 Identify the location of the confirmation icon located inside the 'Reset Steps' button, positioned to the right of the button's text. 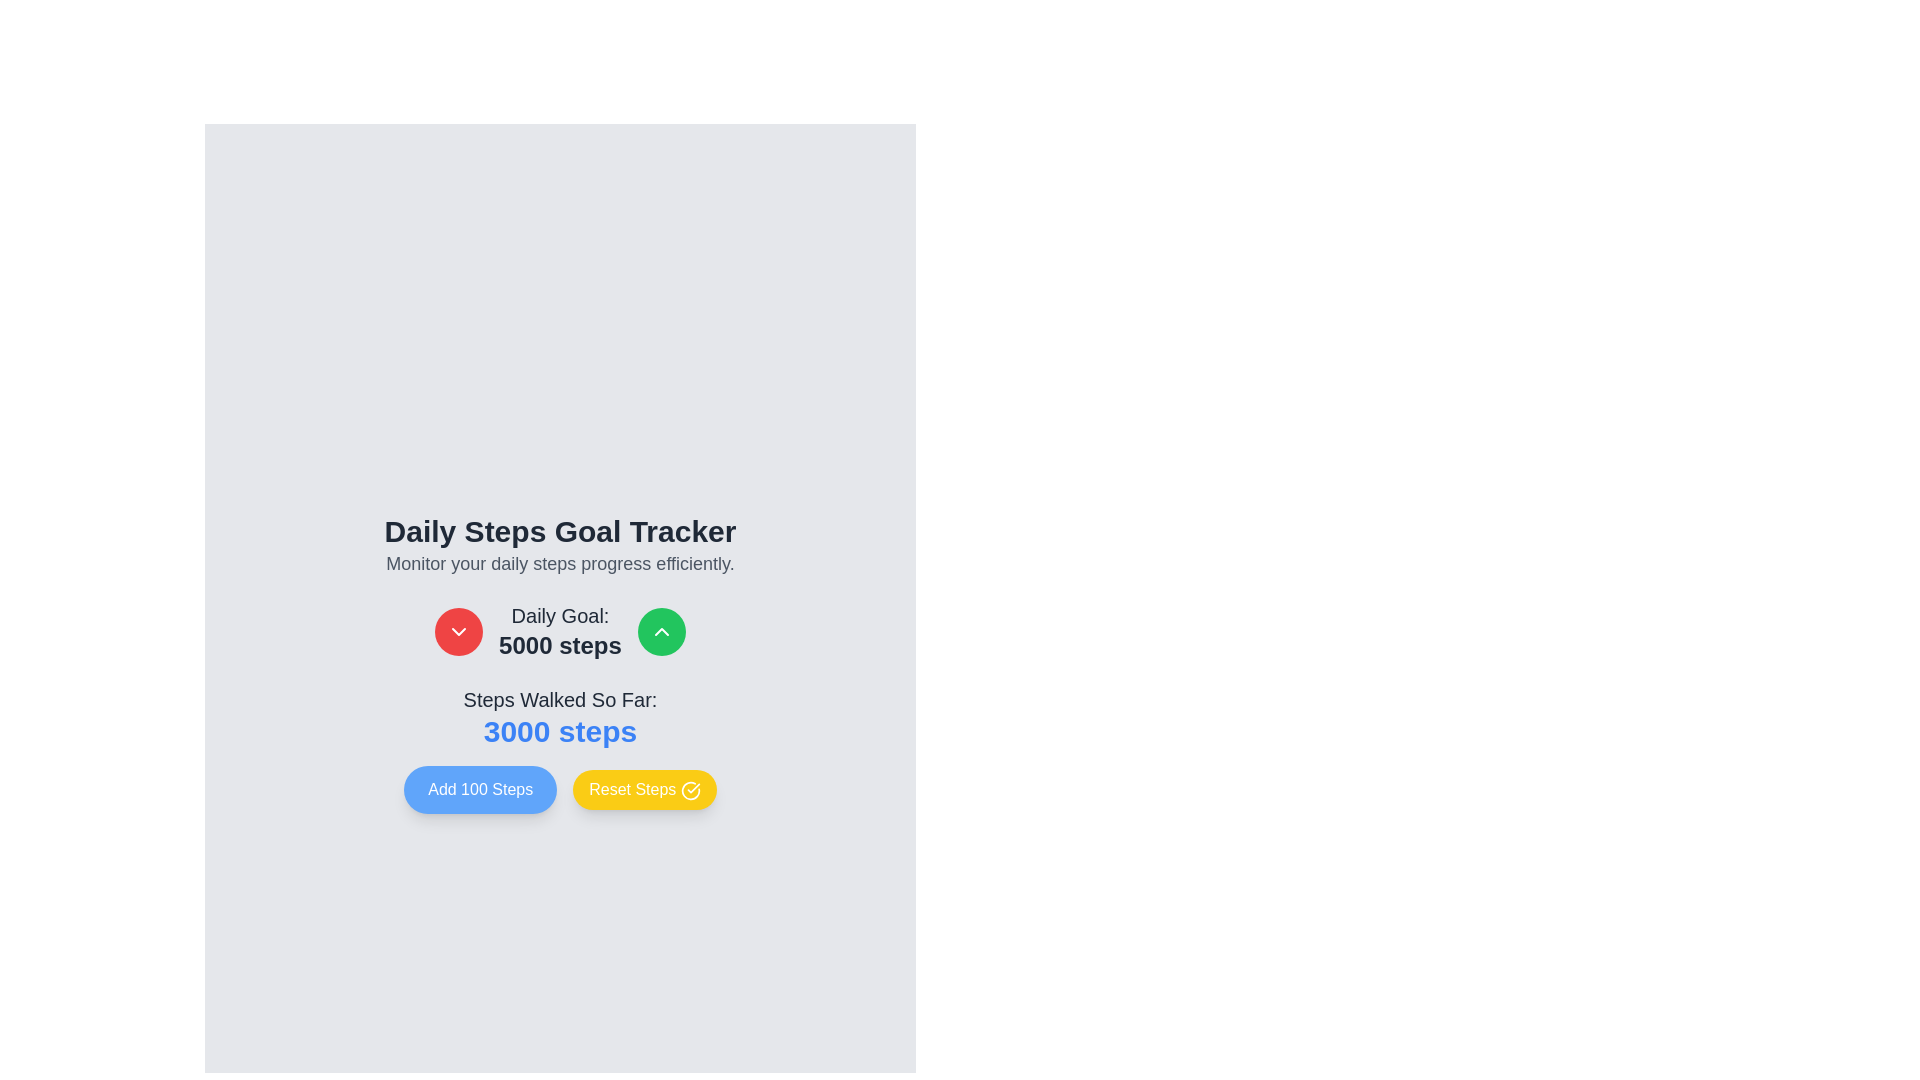
(690, 789).